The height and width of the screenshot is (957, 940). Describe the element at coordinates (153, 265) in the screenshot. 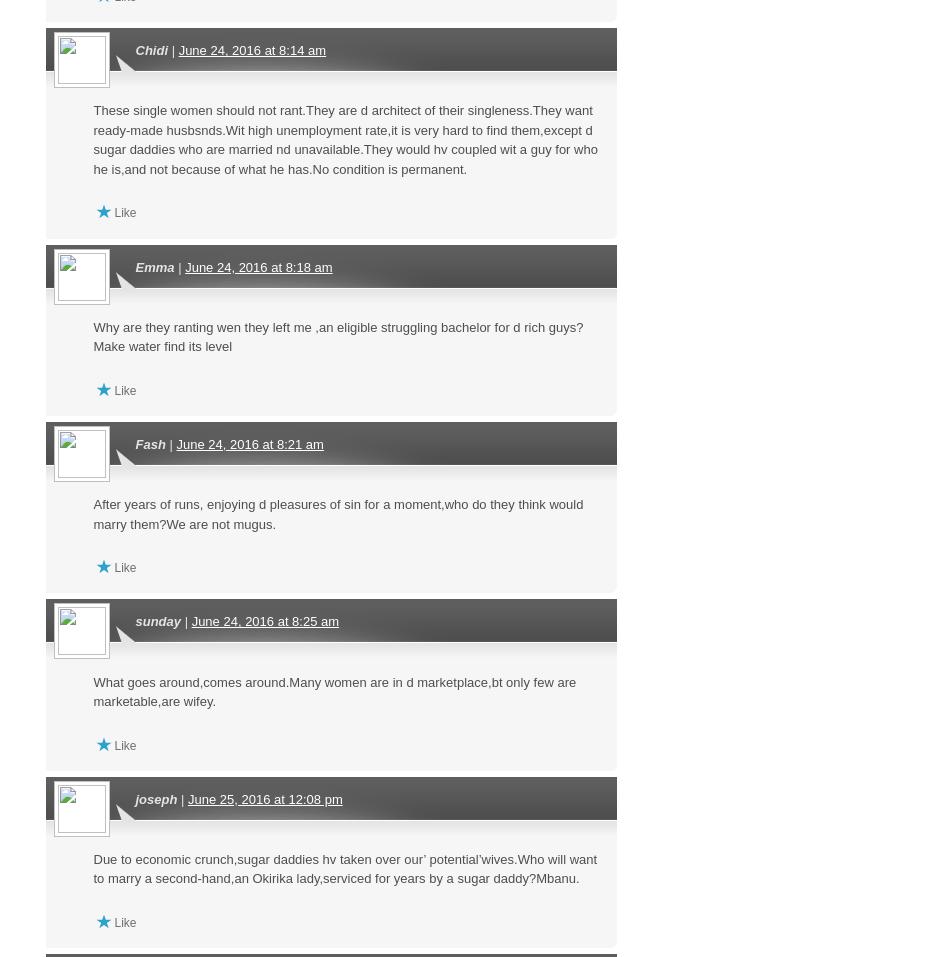

I see `'Emma'` at that location.